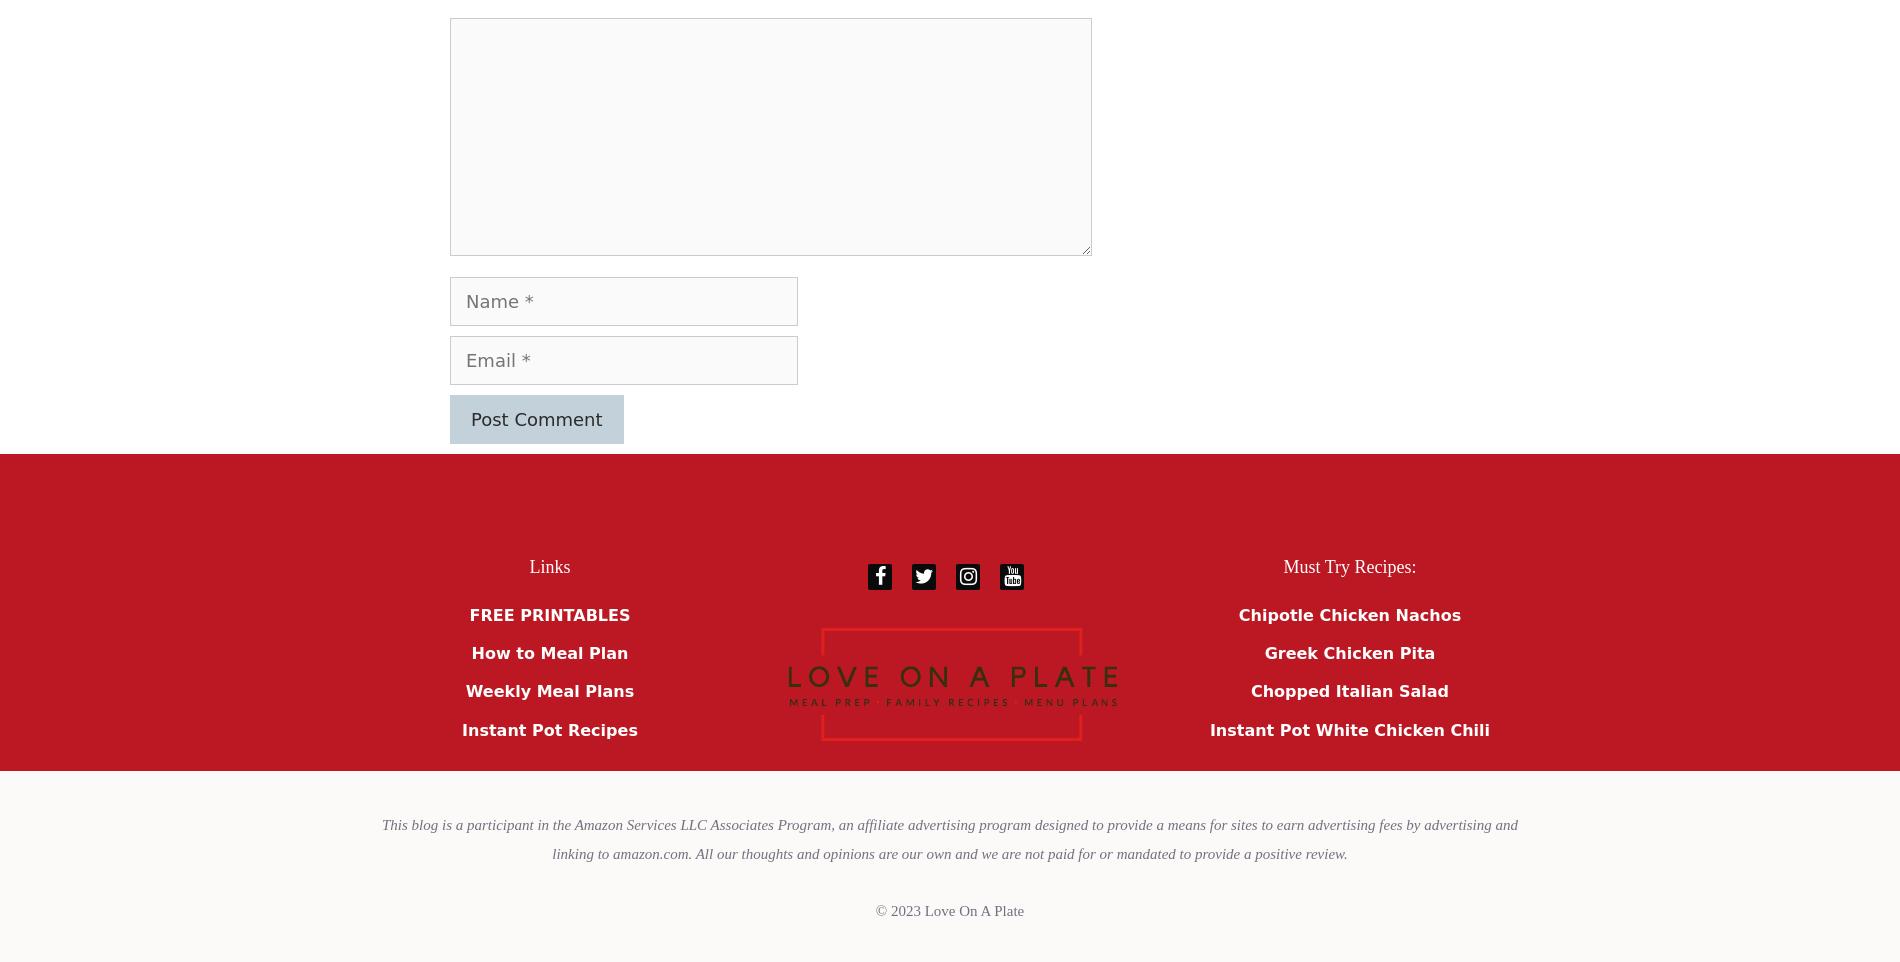 Image resolution: width=1900 pixels, height=962 pixels. I want to click on 'Chopped Italian Salad', so click(1249, 690).